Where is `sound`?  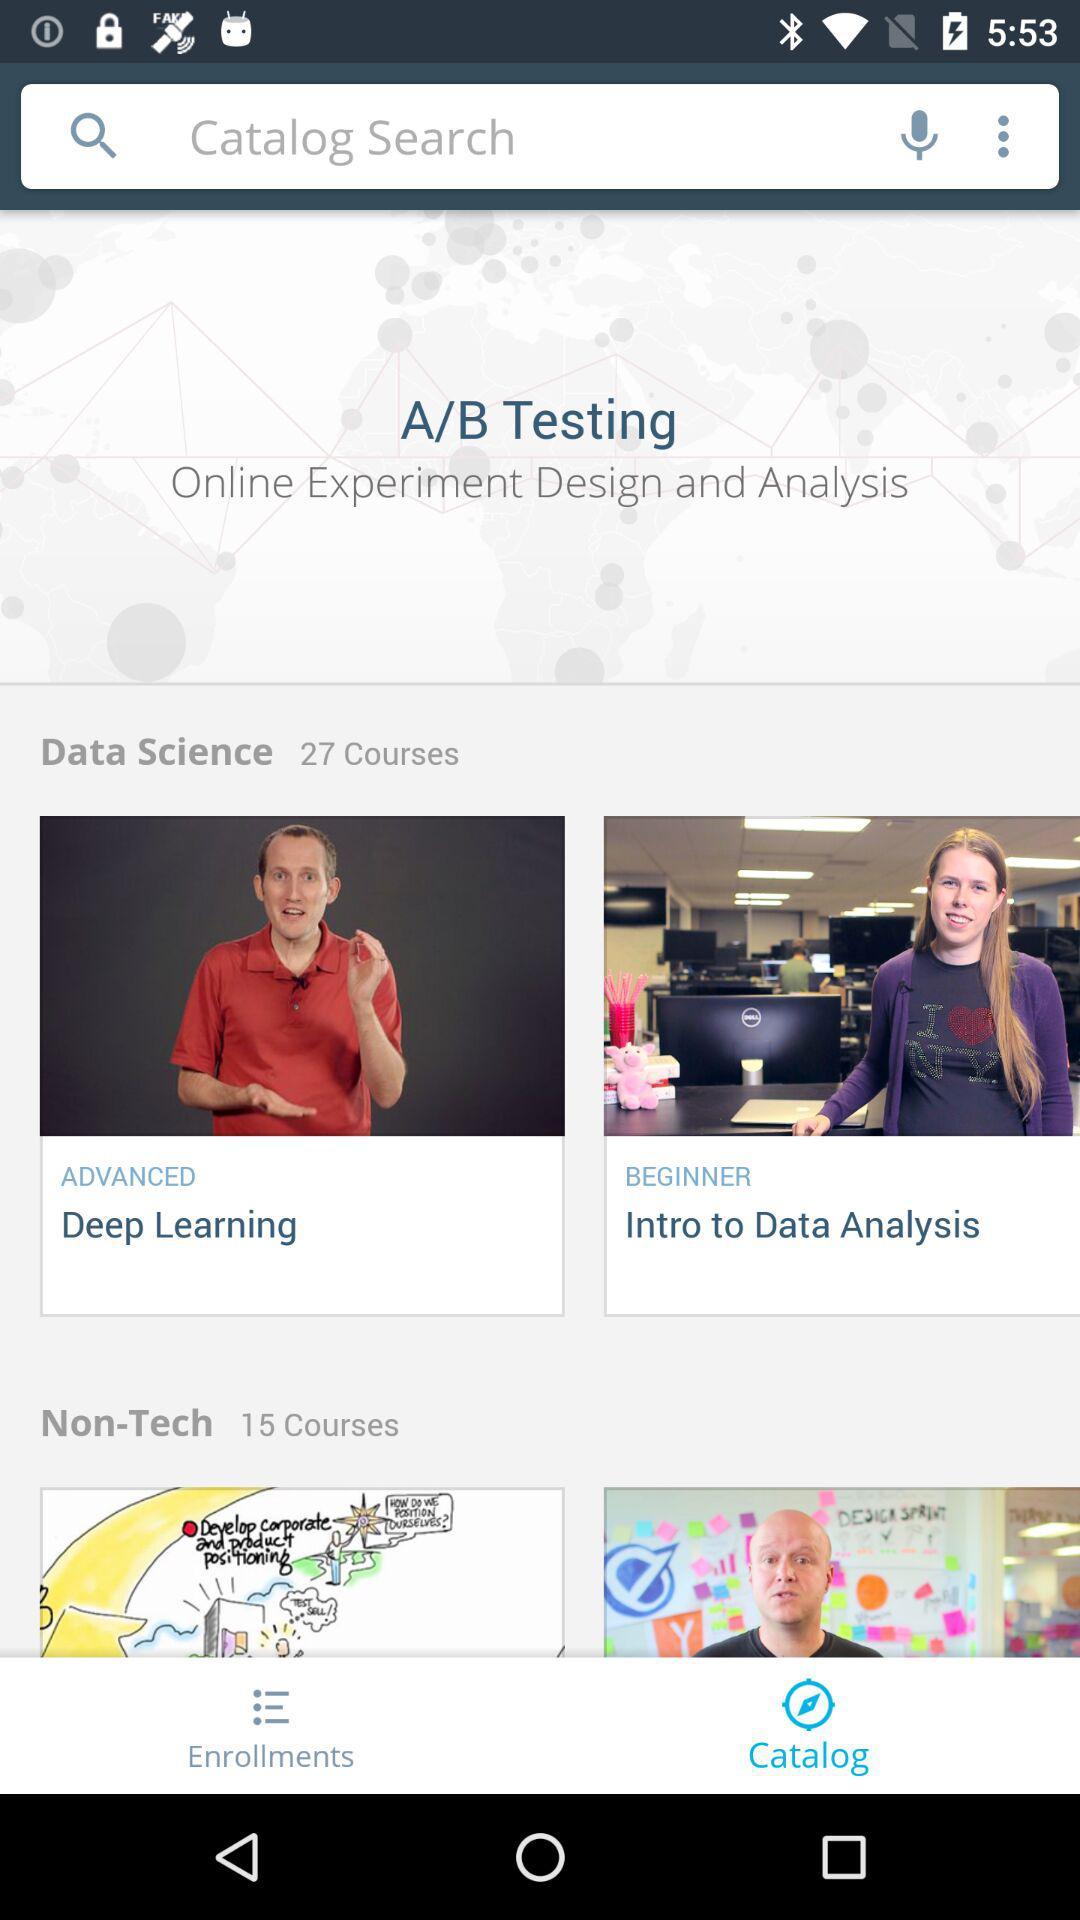
sound is located at coordinates (919, 135).